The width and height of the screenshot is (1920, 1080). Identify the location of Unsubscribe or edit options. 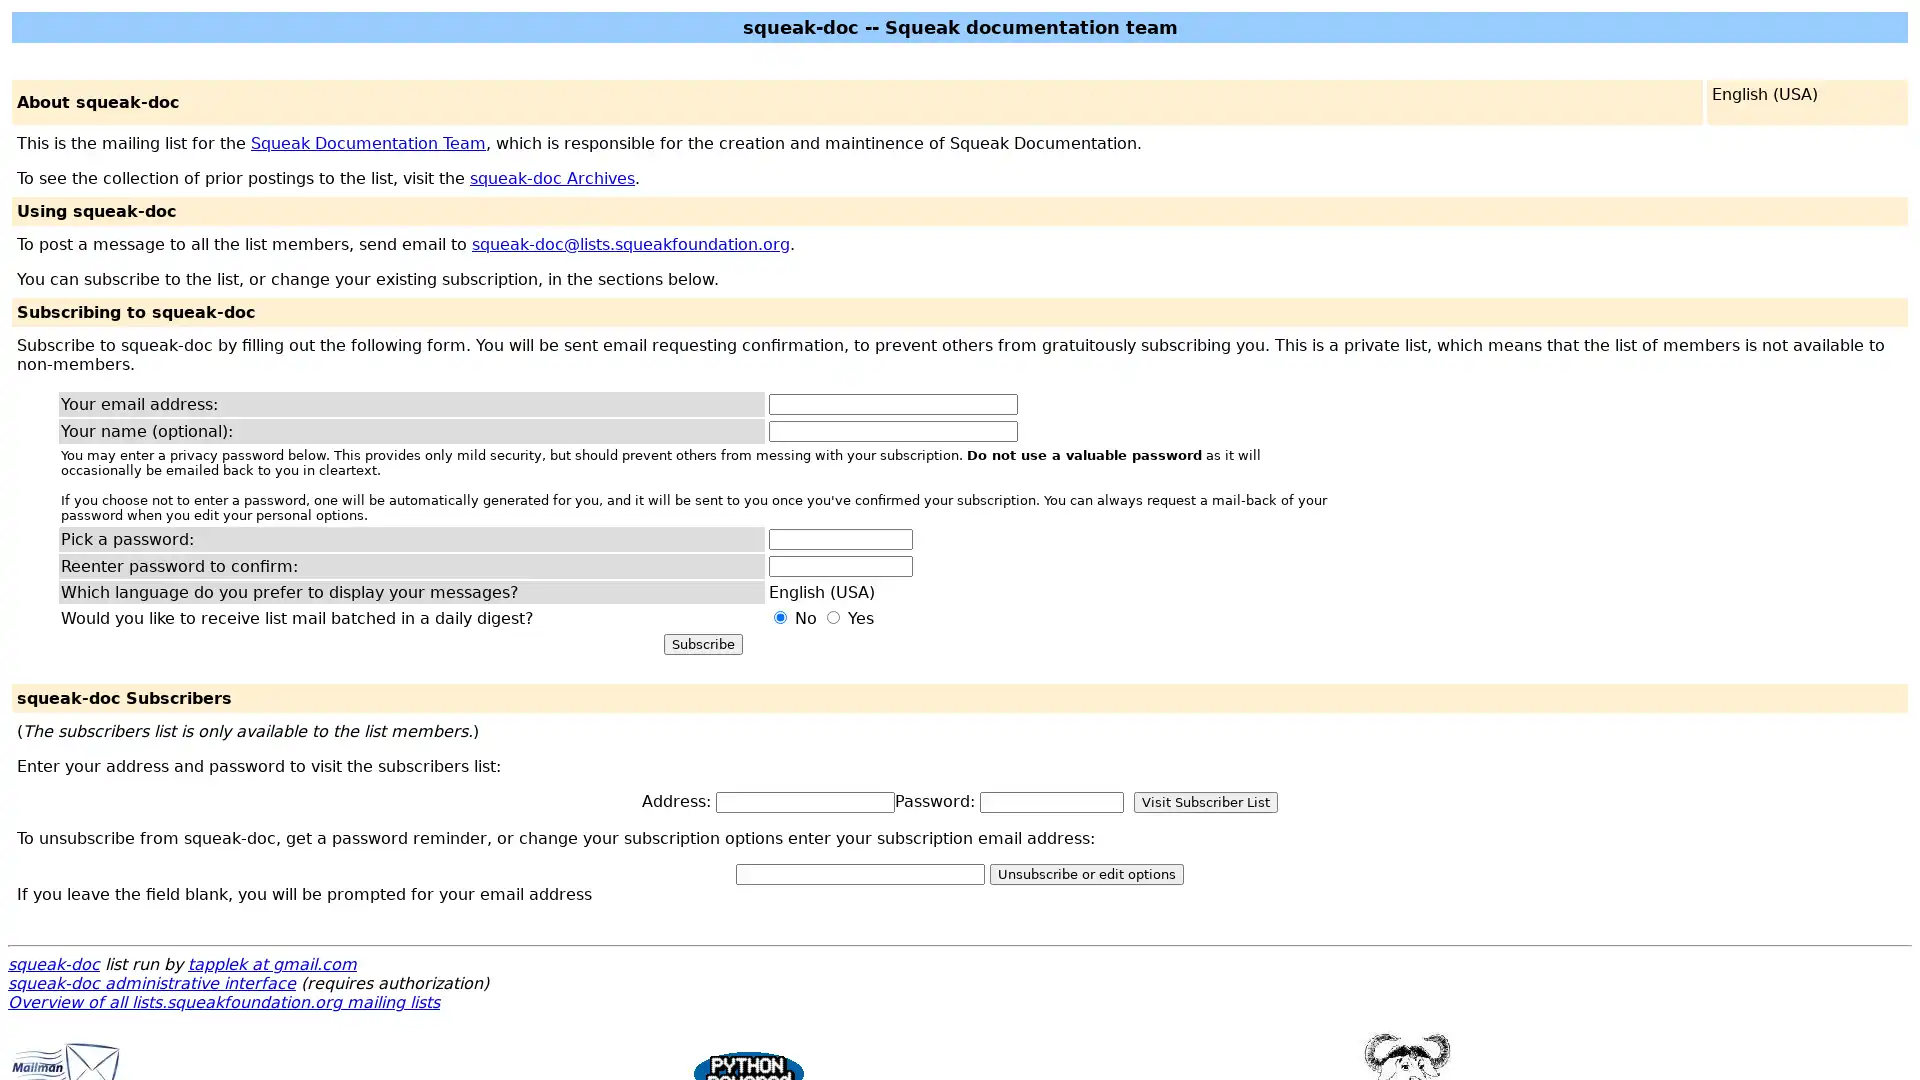
(1085, 873).